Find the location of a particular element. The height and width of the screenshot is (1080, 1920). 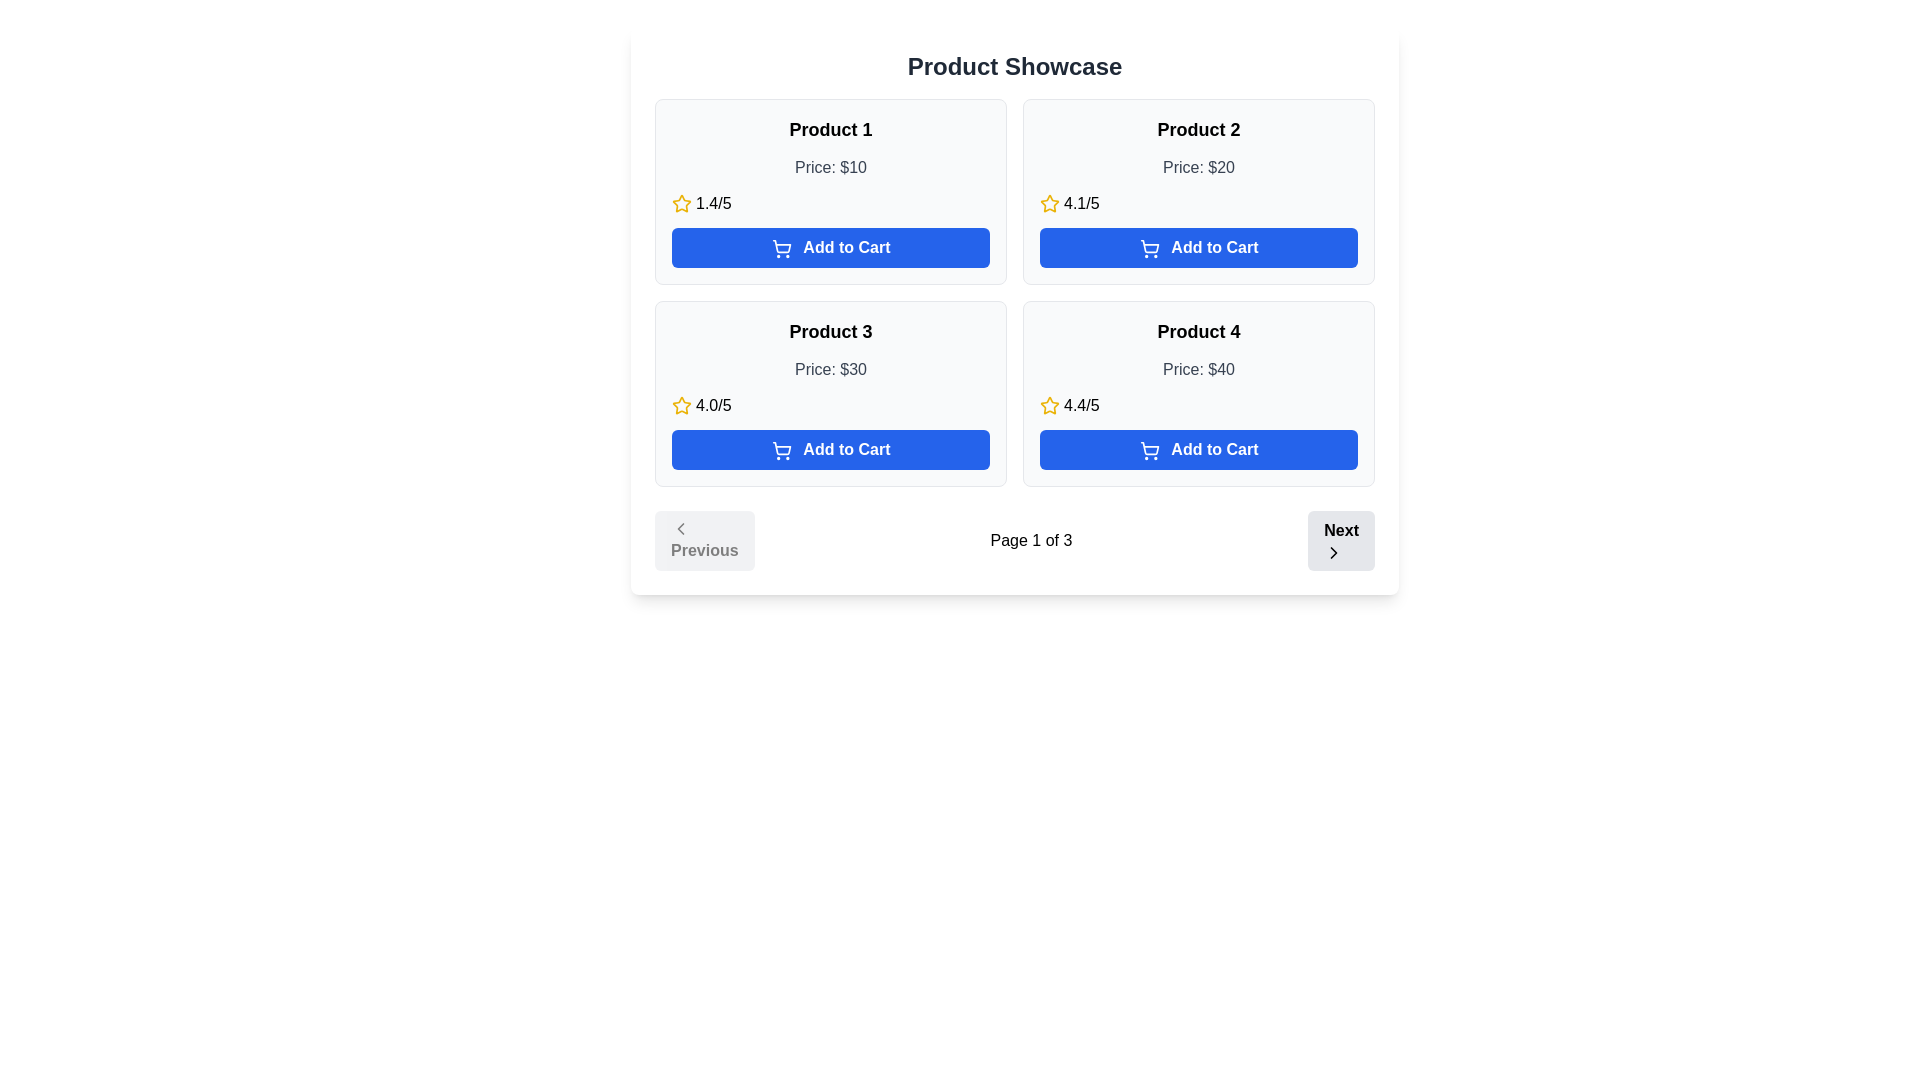

the action button for adding Product 2 to the shopping cart, located beneath the rating component displaying '4.1/5' in the grid view is located at coordinates (1199, 246).